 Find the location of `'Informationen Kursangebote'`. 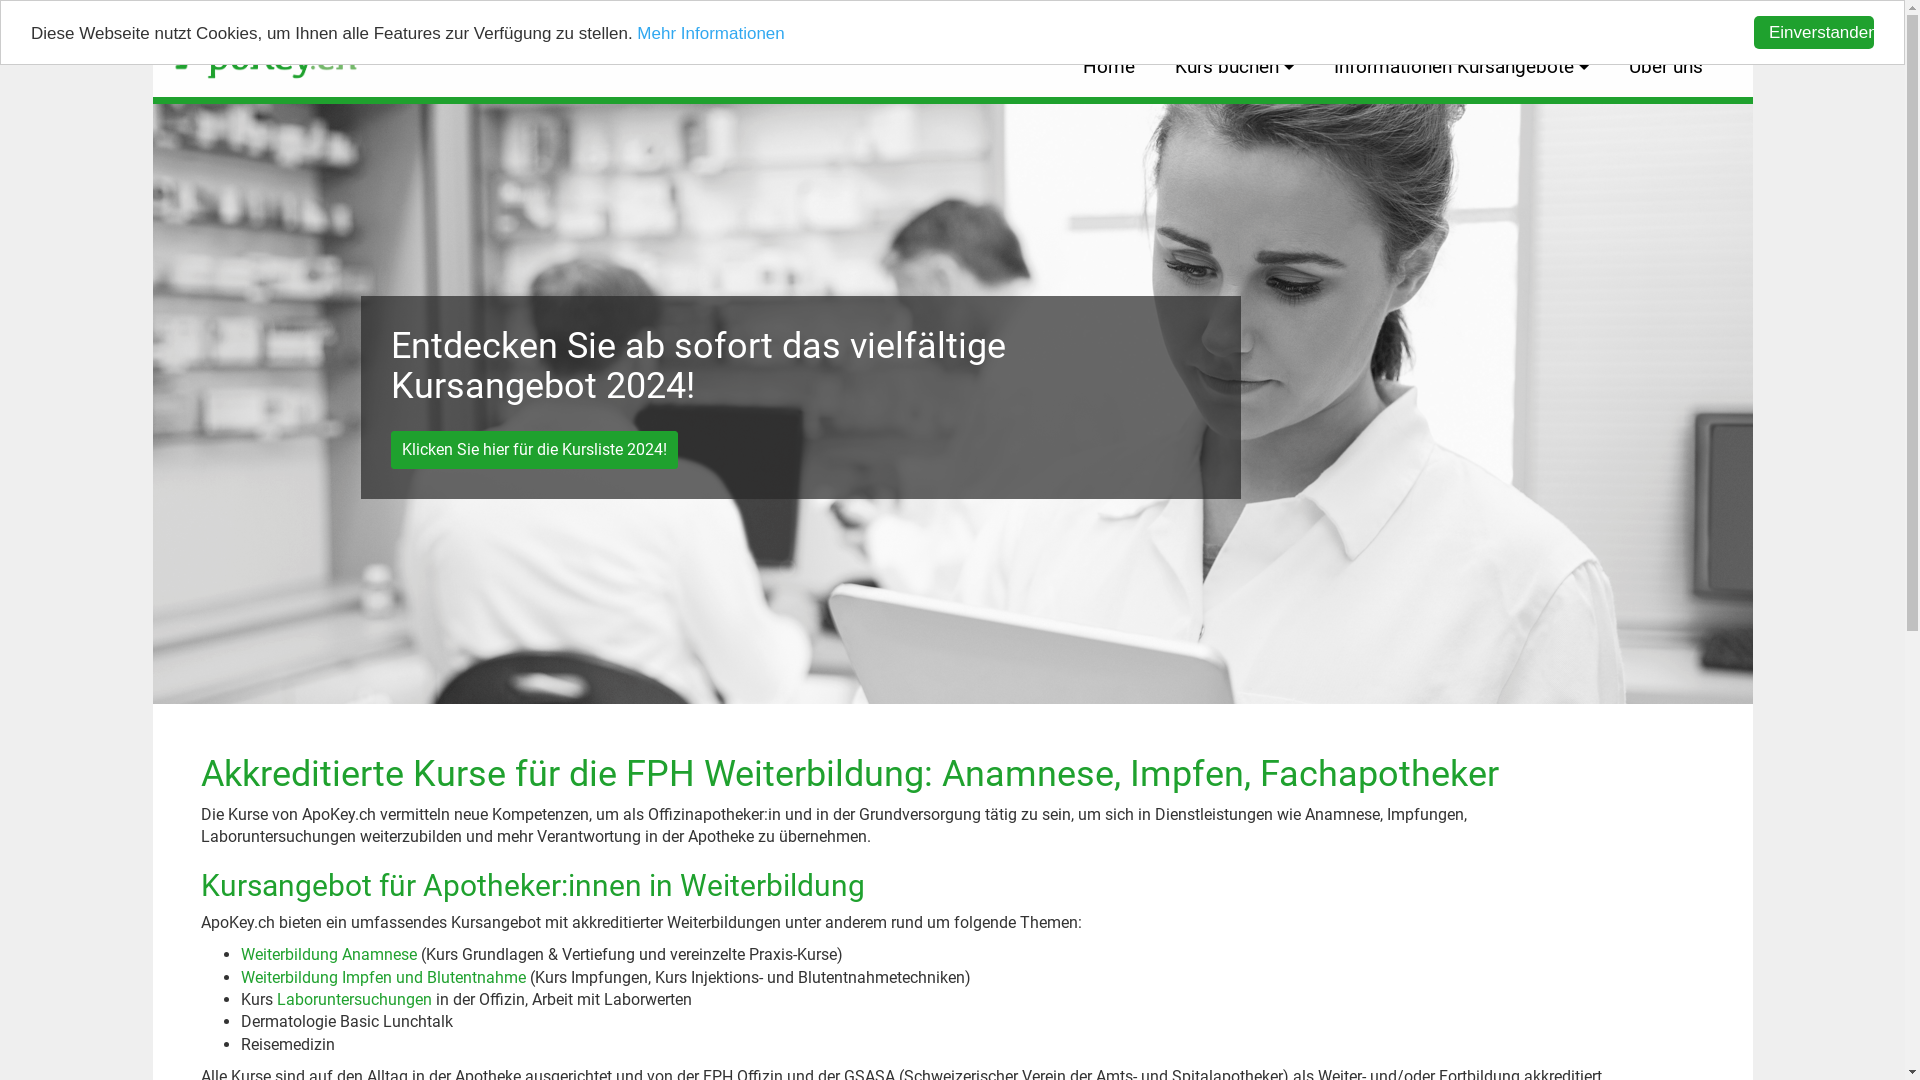

'Informationen Kursangebote' is located at coordinates (1461, 66).